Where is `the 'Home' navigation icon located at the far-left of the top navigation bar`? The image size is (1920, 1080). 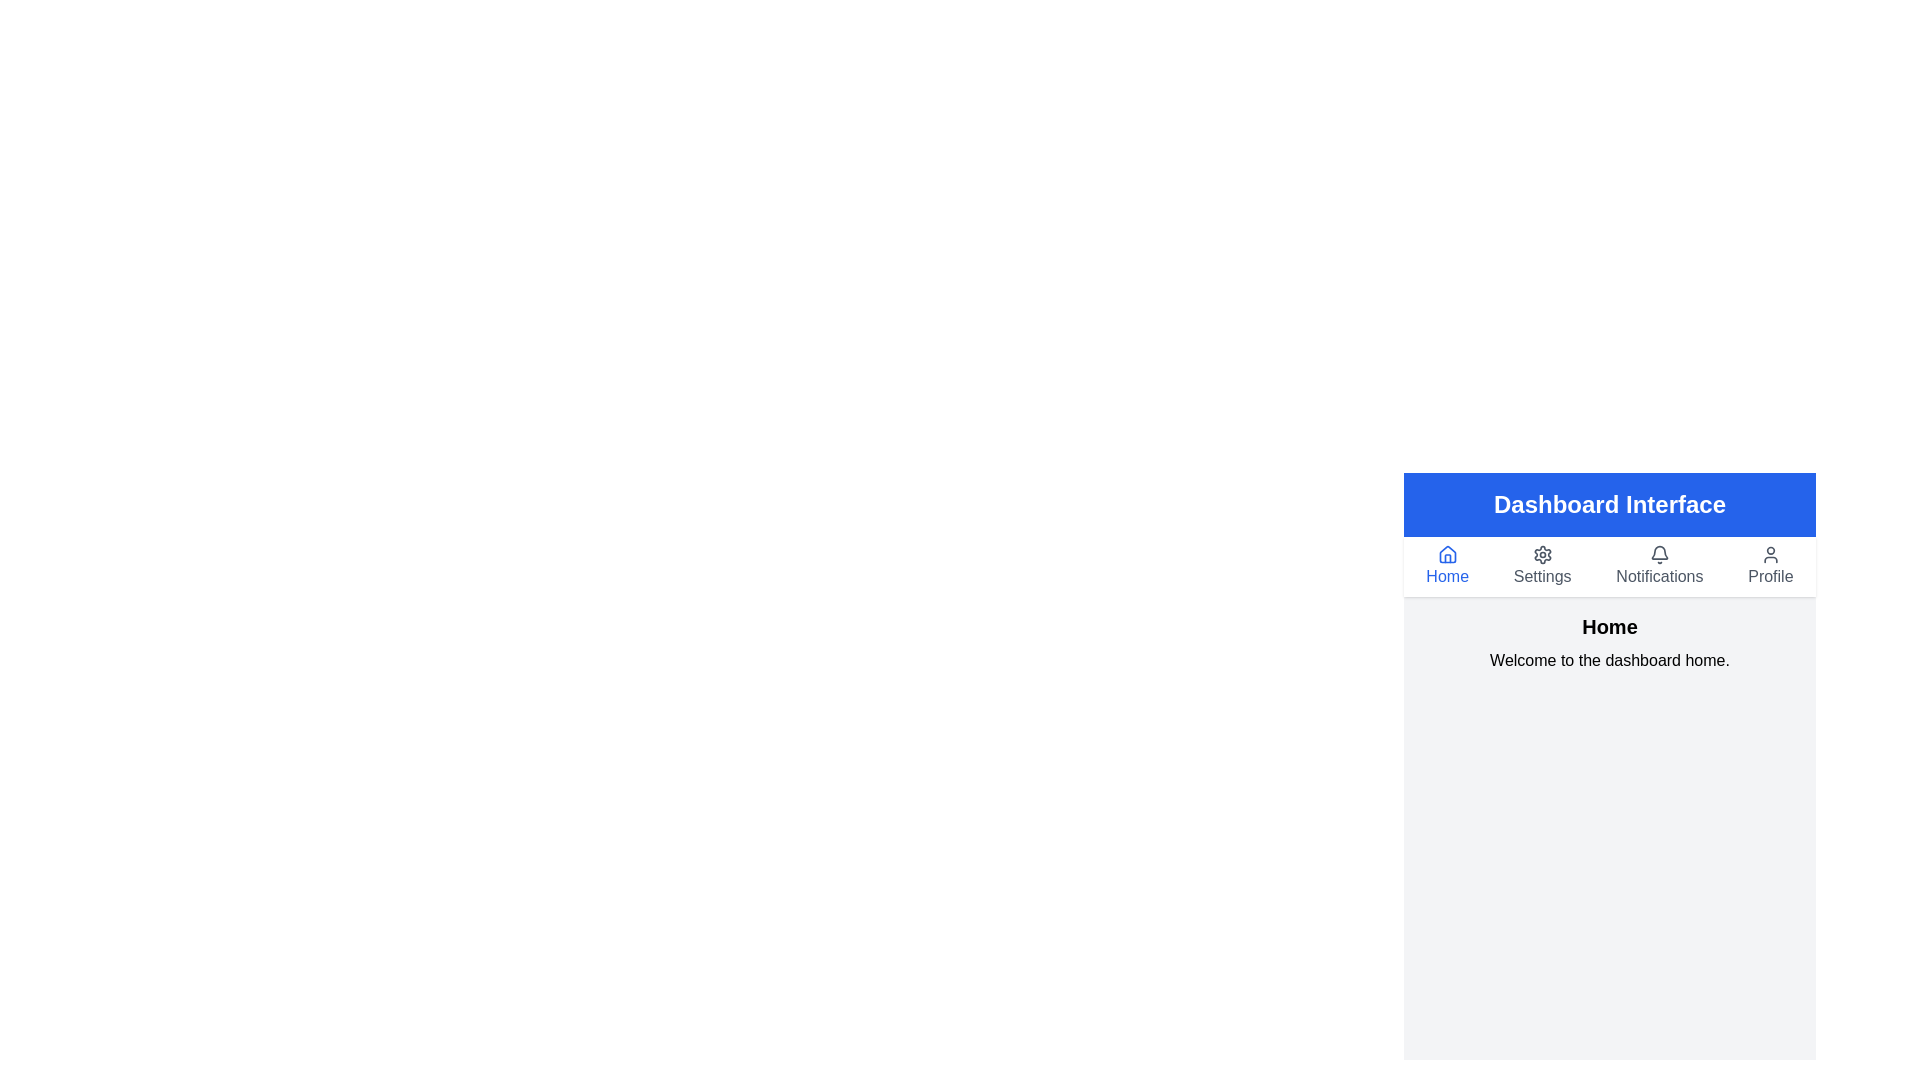
the 'Home' navigation icon located at the far-left of the top navigation bar is located at coordinates (1447, 555).